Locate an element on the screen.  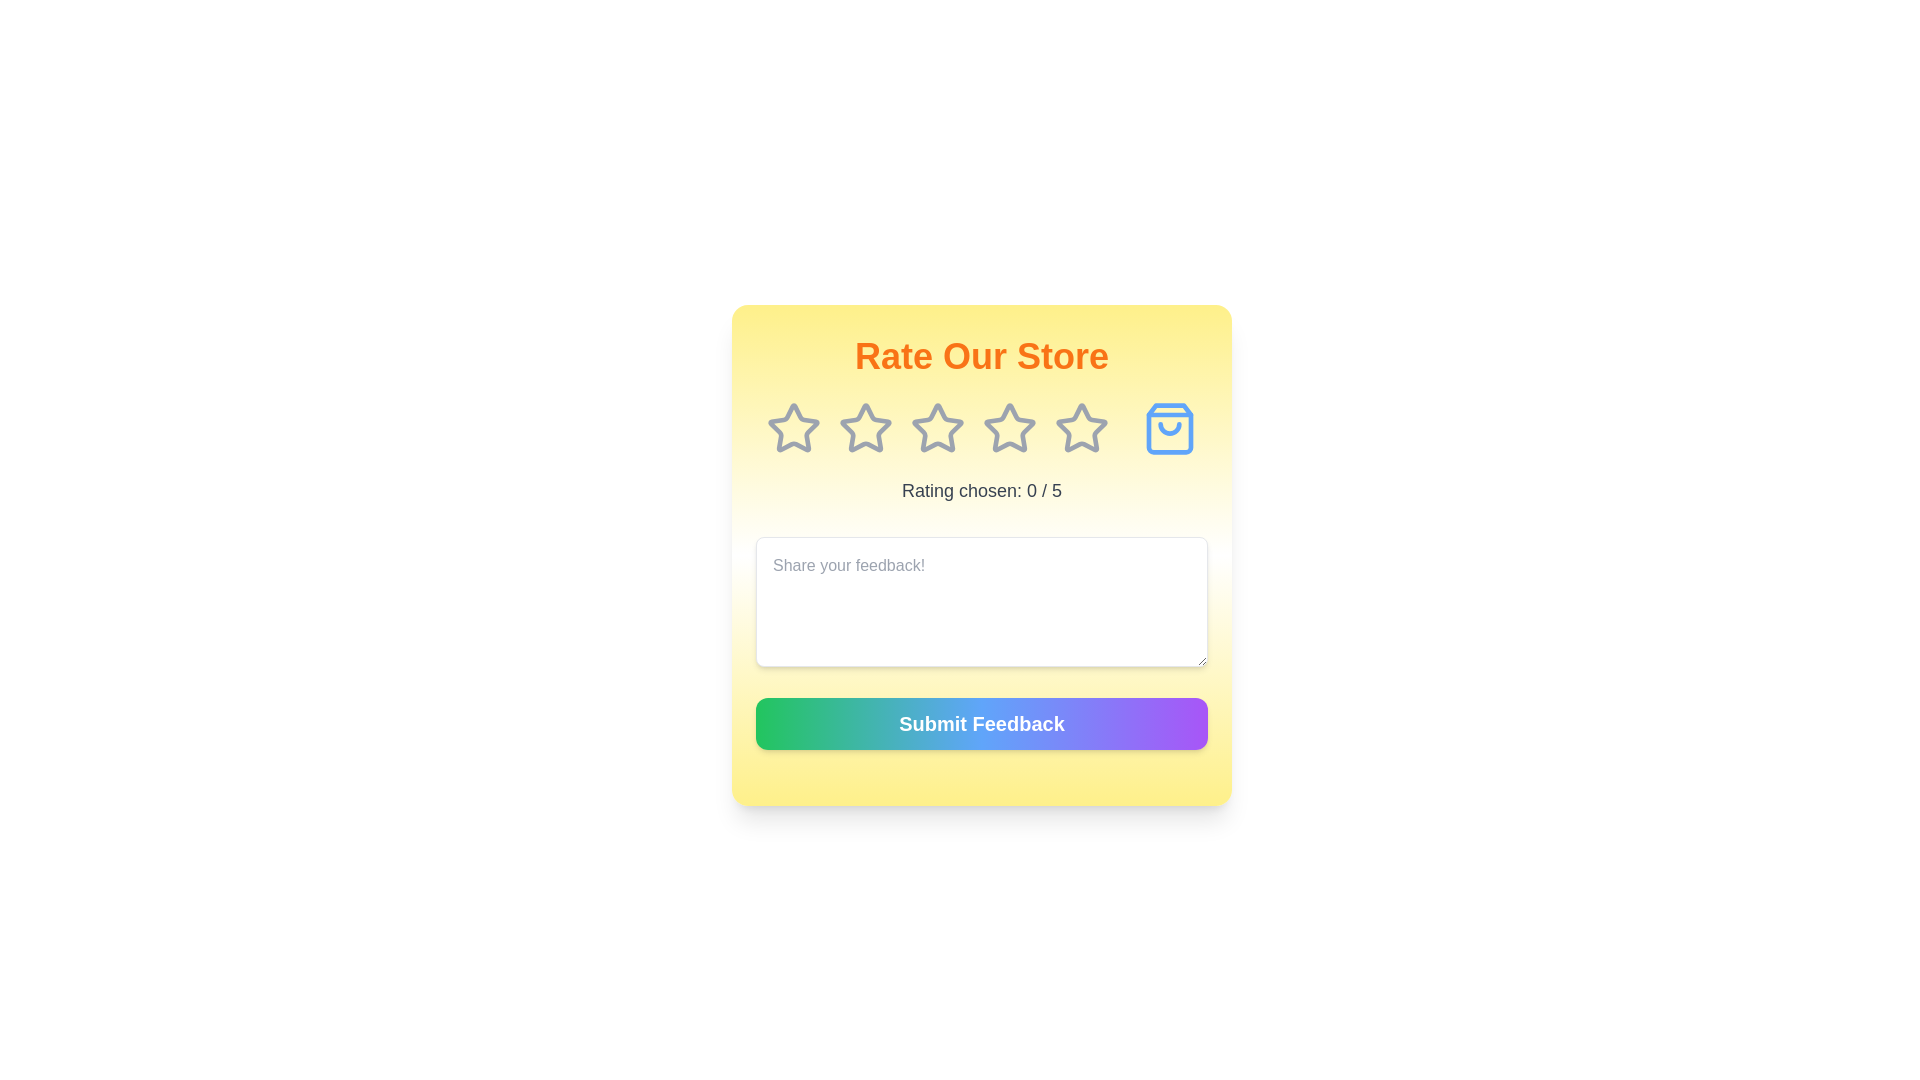
the star corresponding to the desired rating 1 to set the rating is located at coordinates (792, 427).